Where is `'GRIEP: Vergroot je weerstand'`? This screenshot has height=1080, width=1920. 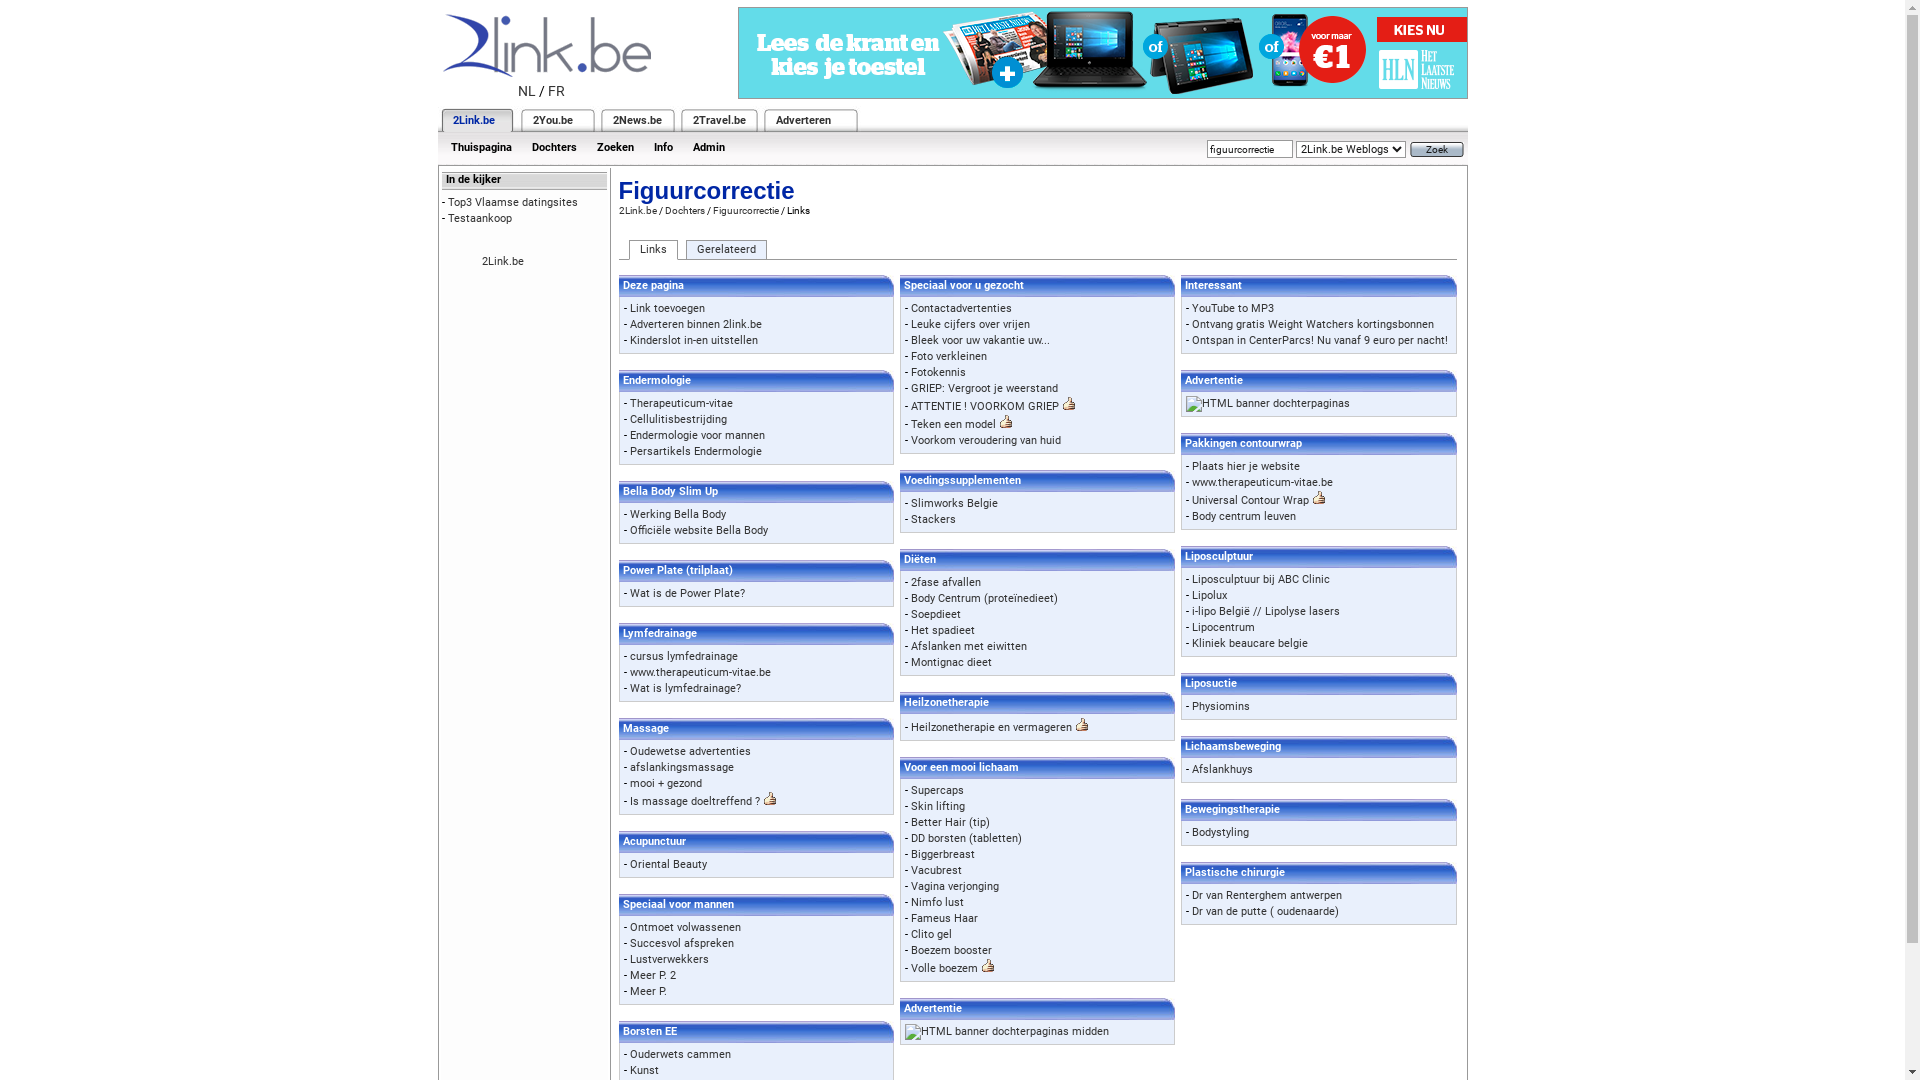 'GRIEP: Vergroot je weerstand' is located at coordinates (984, 388).